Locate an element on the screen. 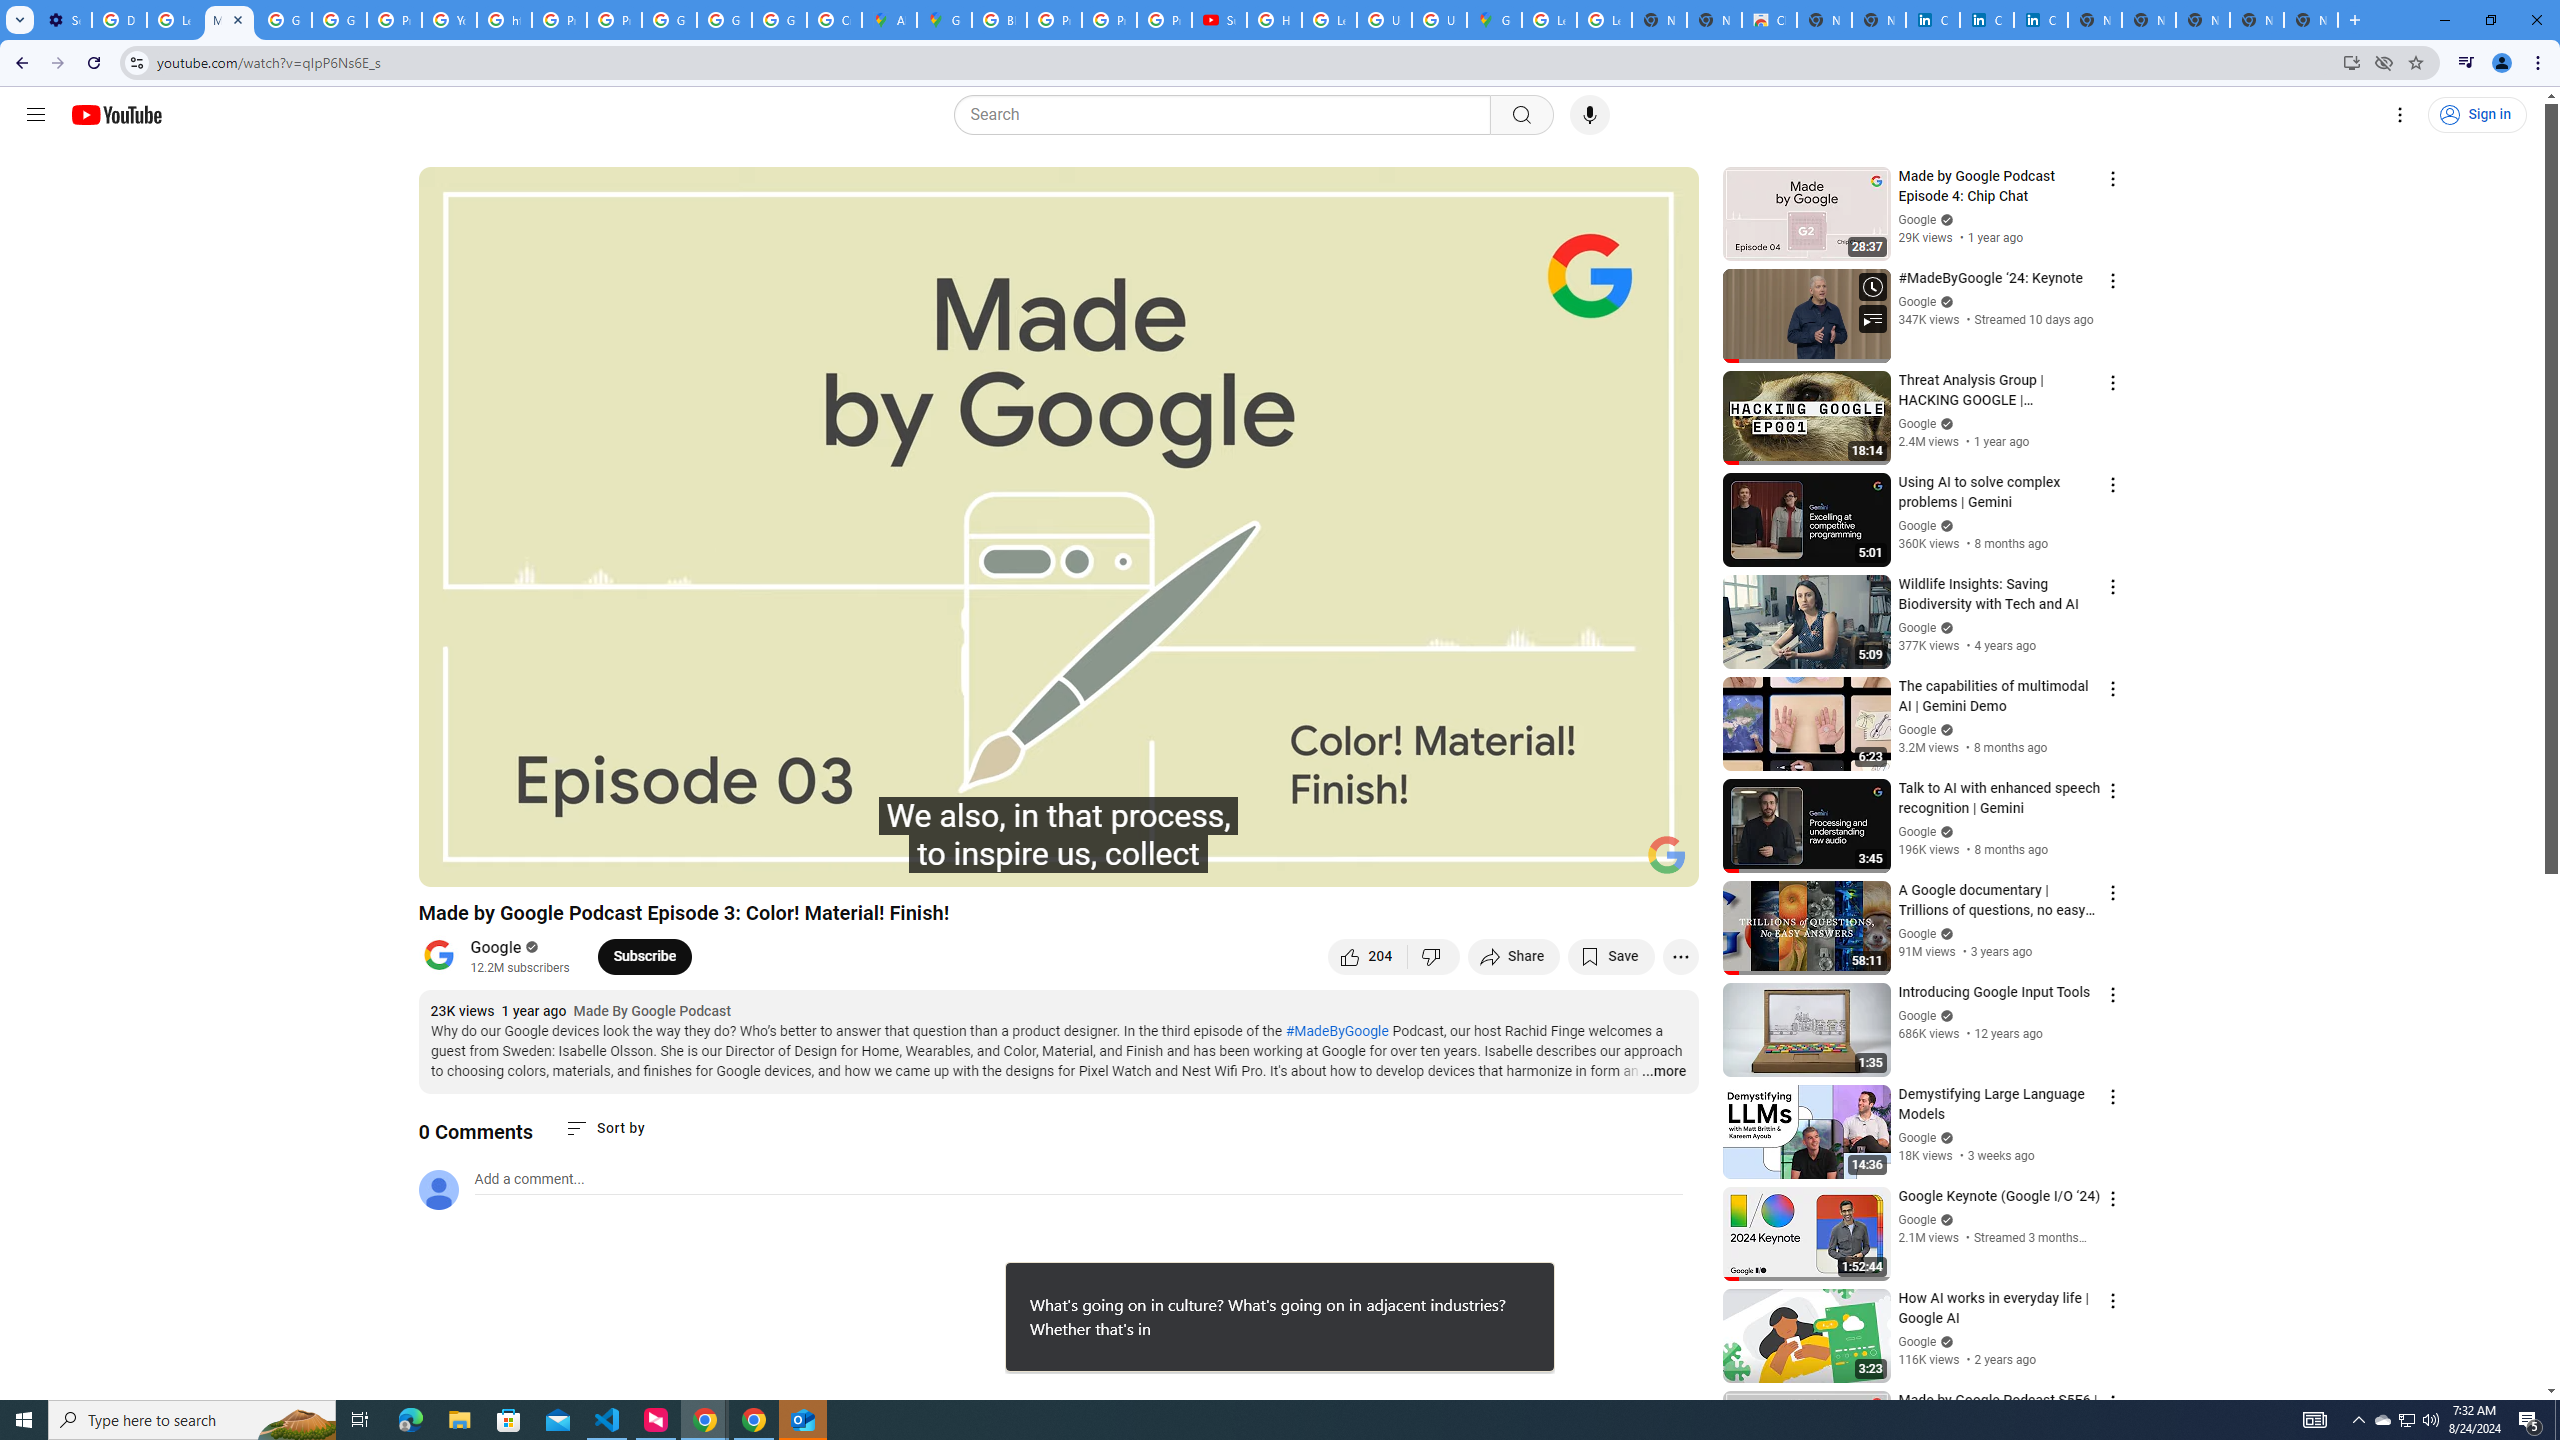 Image resolution: width=2560 pixels, height=1440 pixels. 'Verified' is located at coordinates (1944, 1340).